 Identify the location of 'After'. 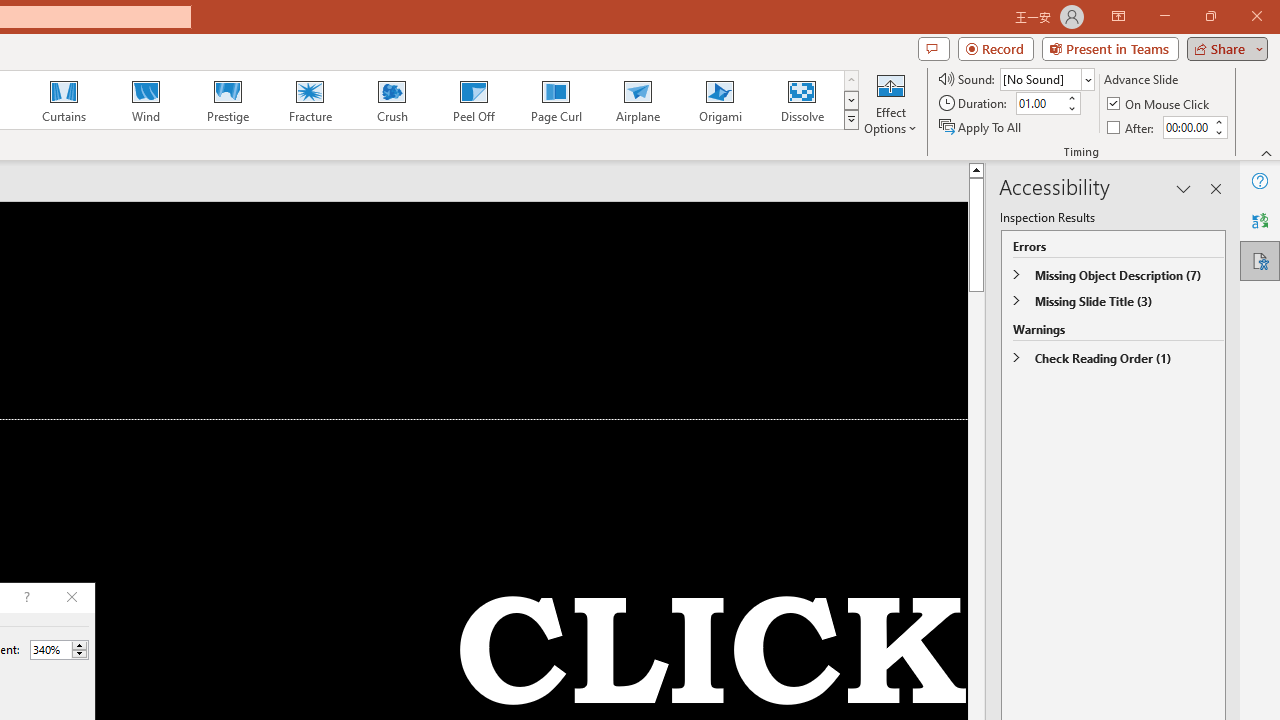
(1132, 127).